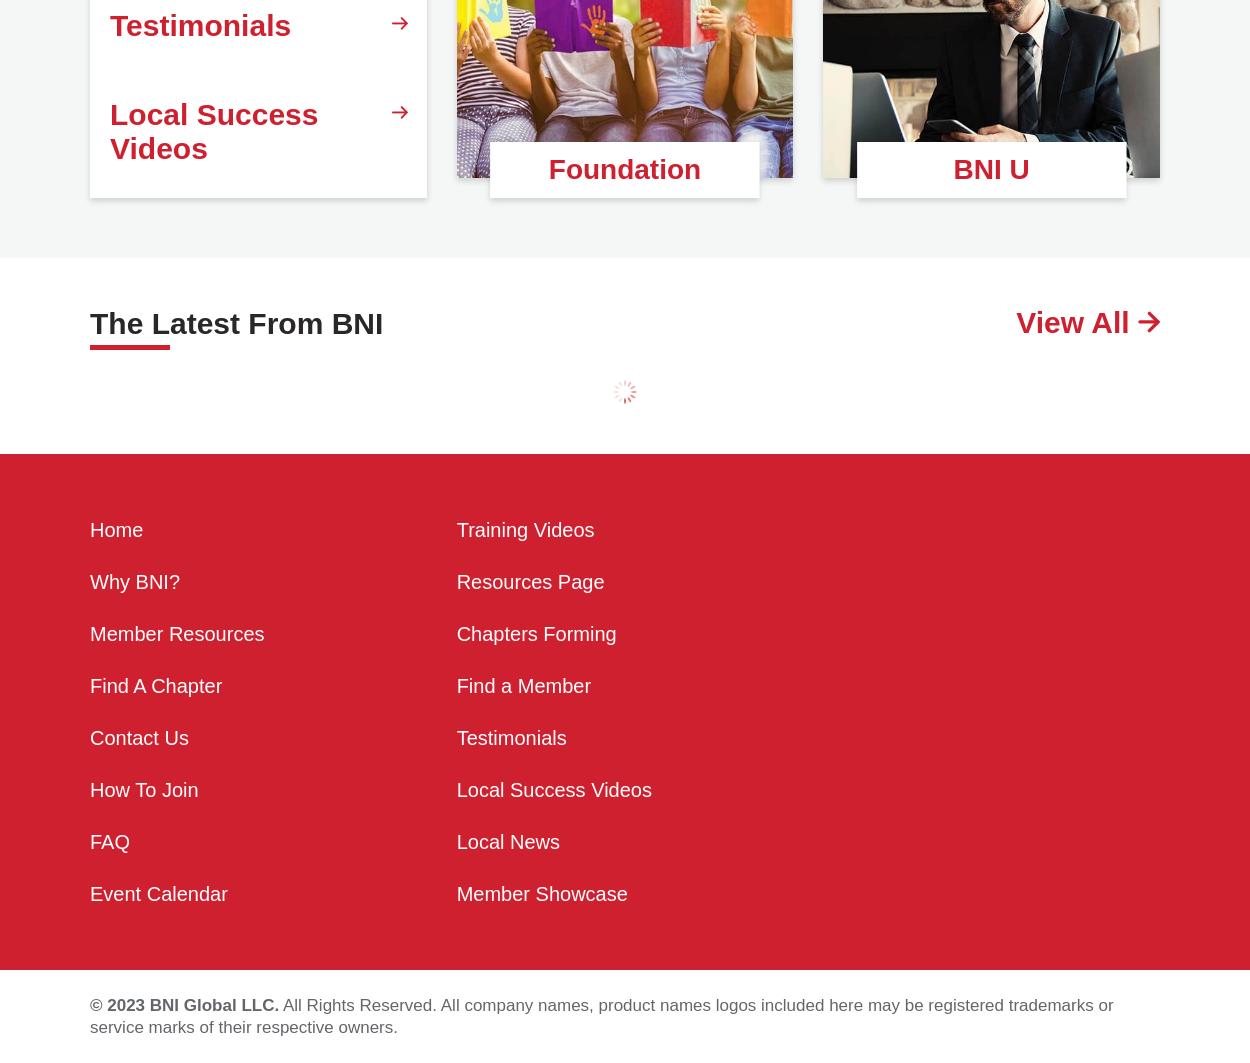 This screenshot has width=1250, height=1063. Describe the element at coordinates (525, 997) in the screenshot. I see `'Training Videos'` at that location.